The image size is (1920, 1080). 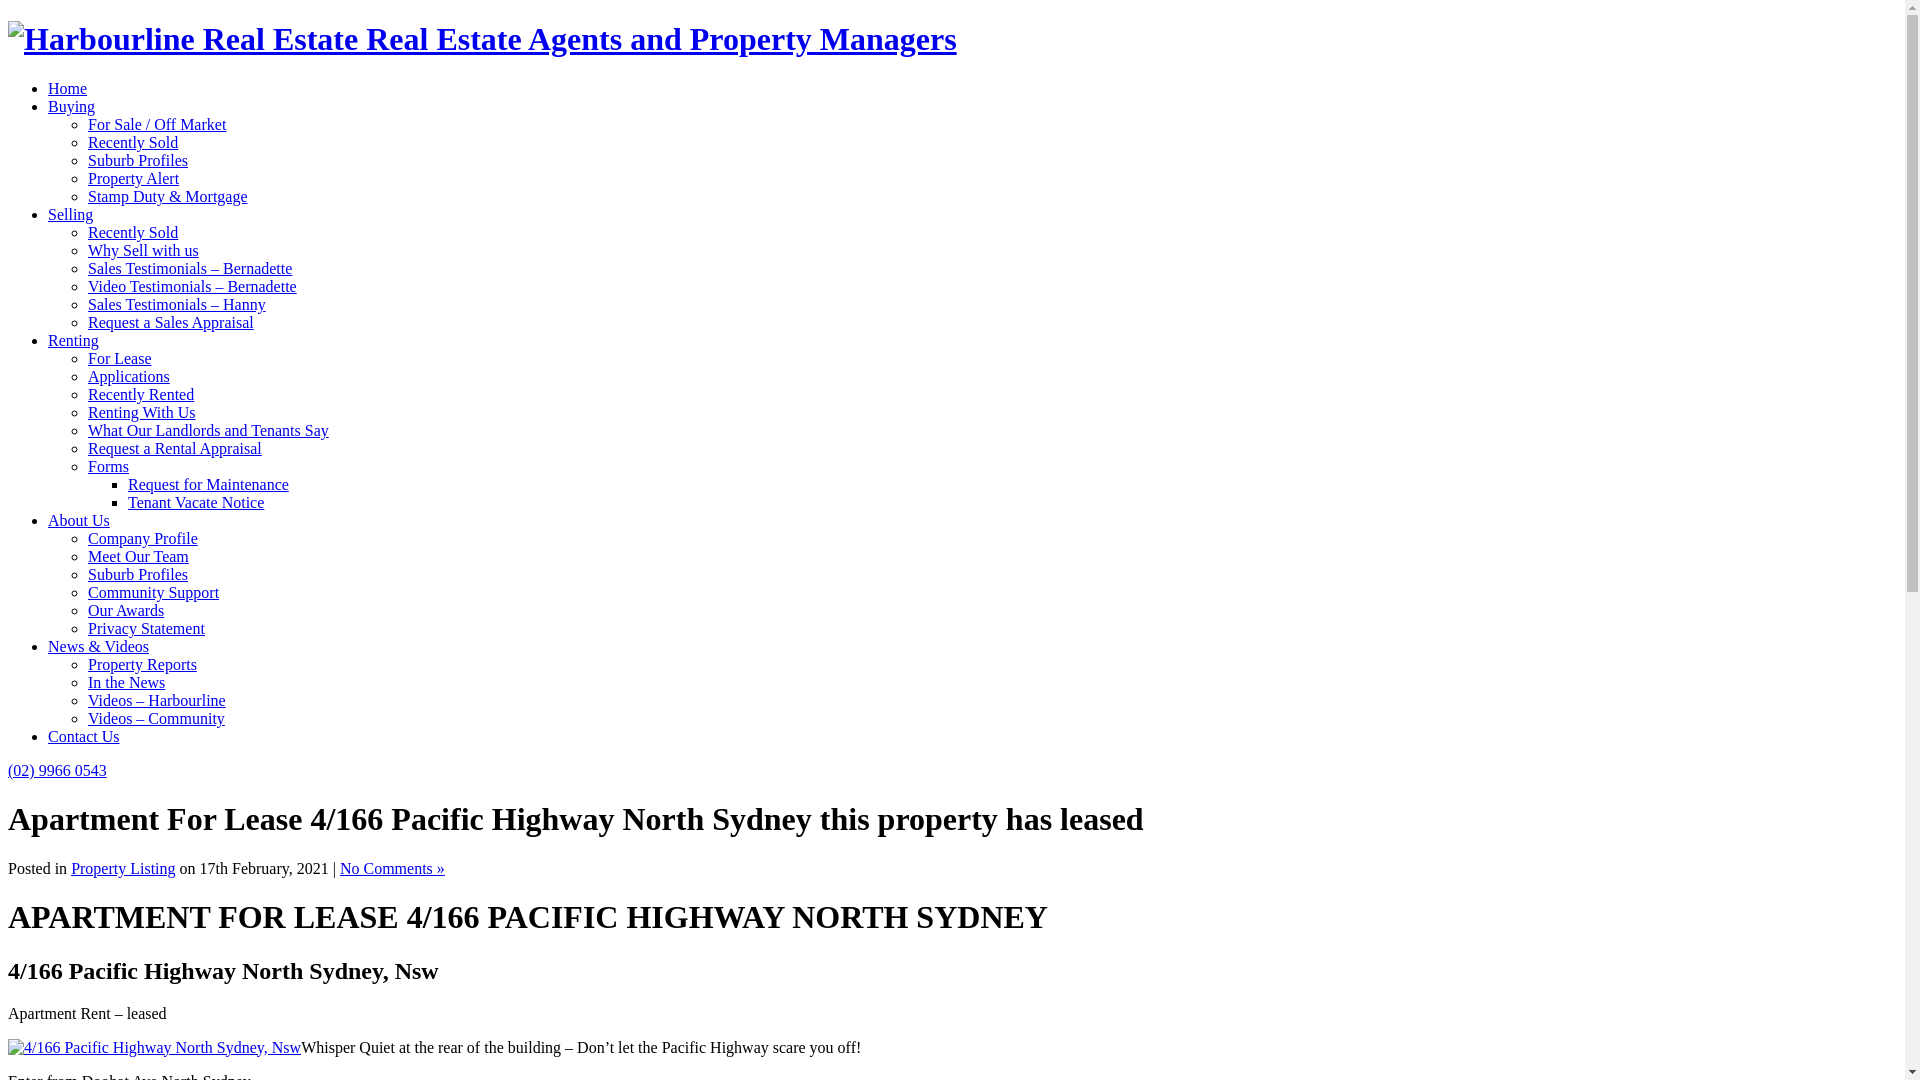 What do you see at coordinates (171, 321) in the screenshot?
I see `'Request a Sales Appraisal'` at bounding box center [171, 321].